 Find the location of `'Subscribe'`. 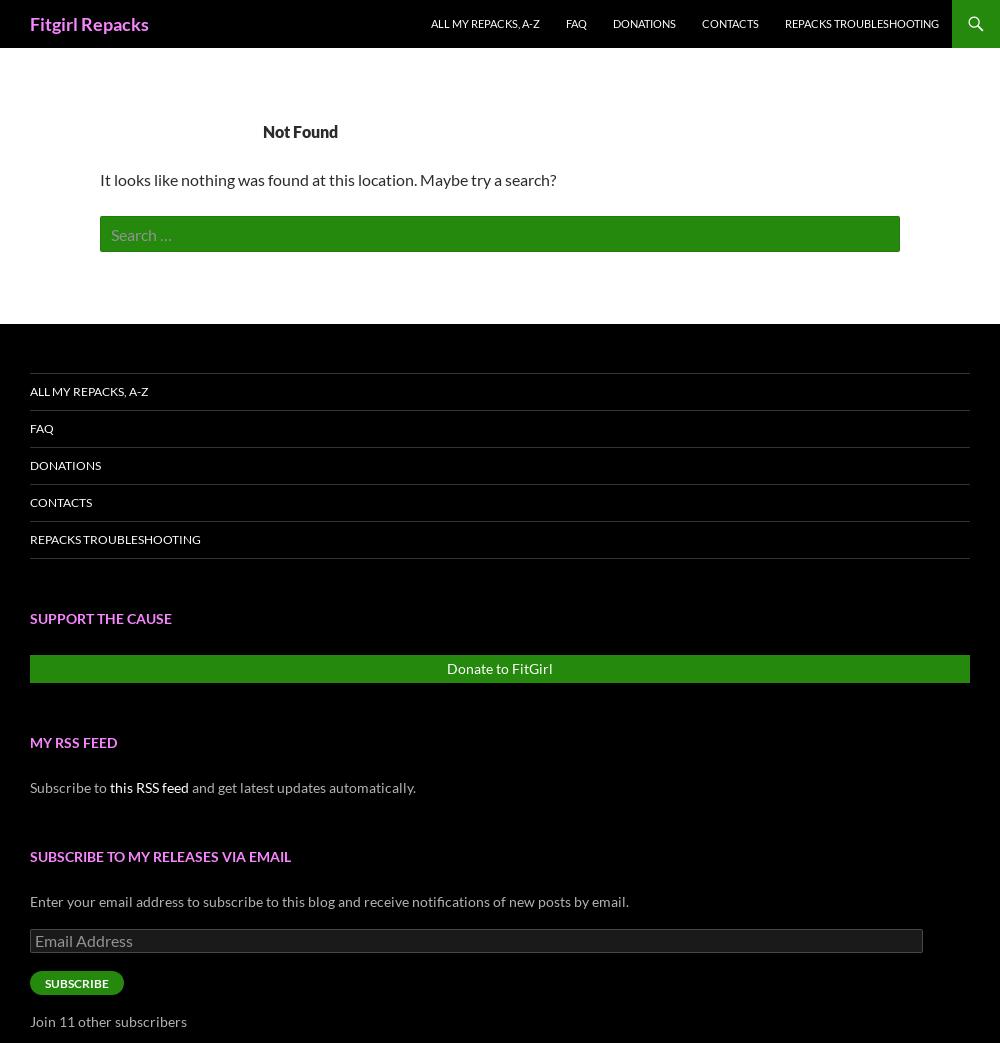

'Subscribe' is located at coordinates (76, 983).